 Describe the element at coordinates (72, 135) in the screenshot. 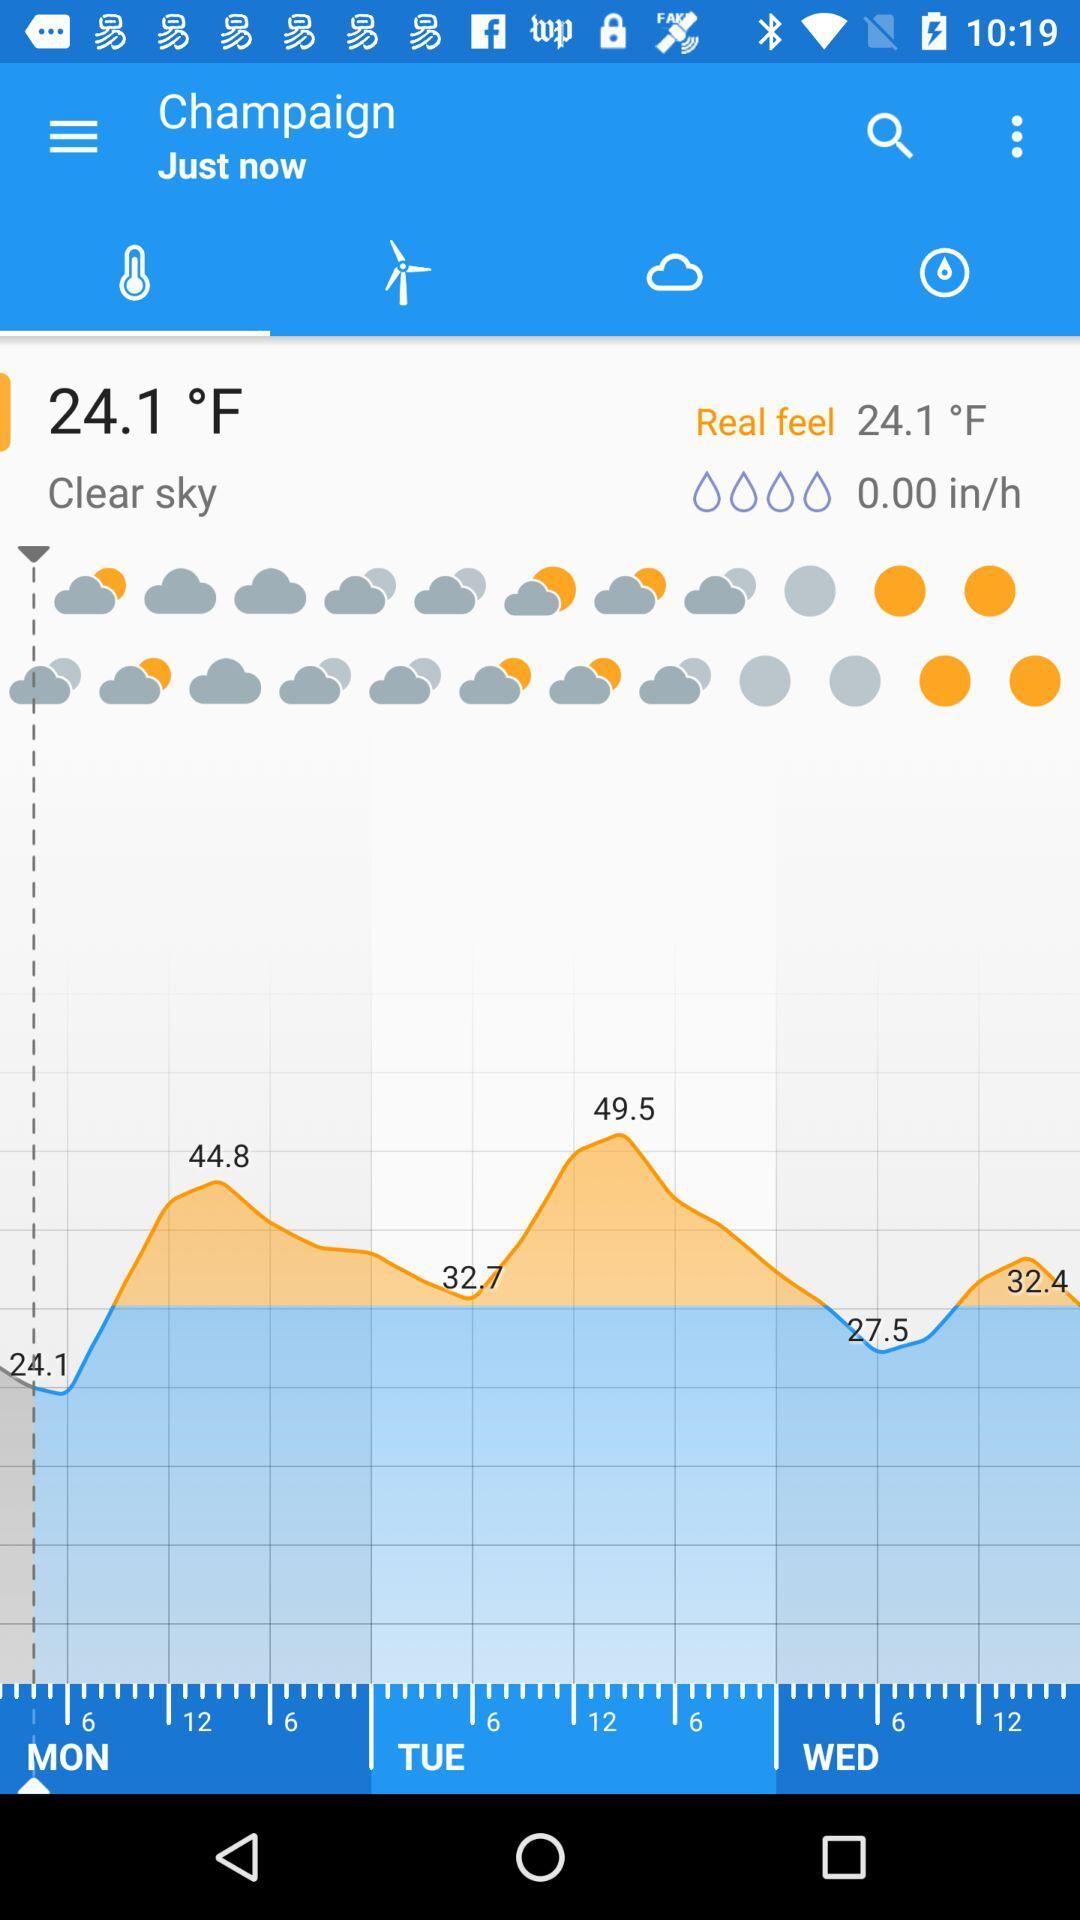

I see `the icon next to champaign icon` at that location.